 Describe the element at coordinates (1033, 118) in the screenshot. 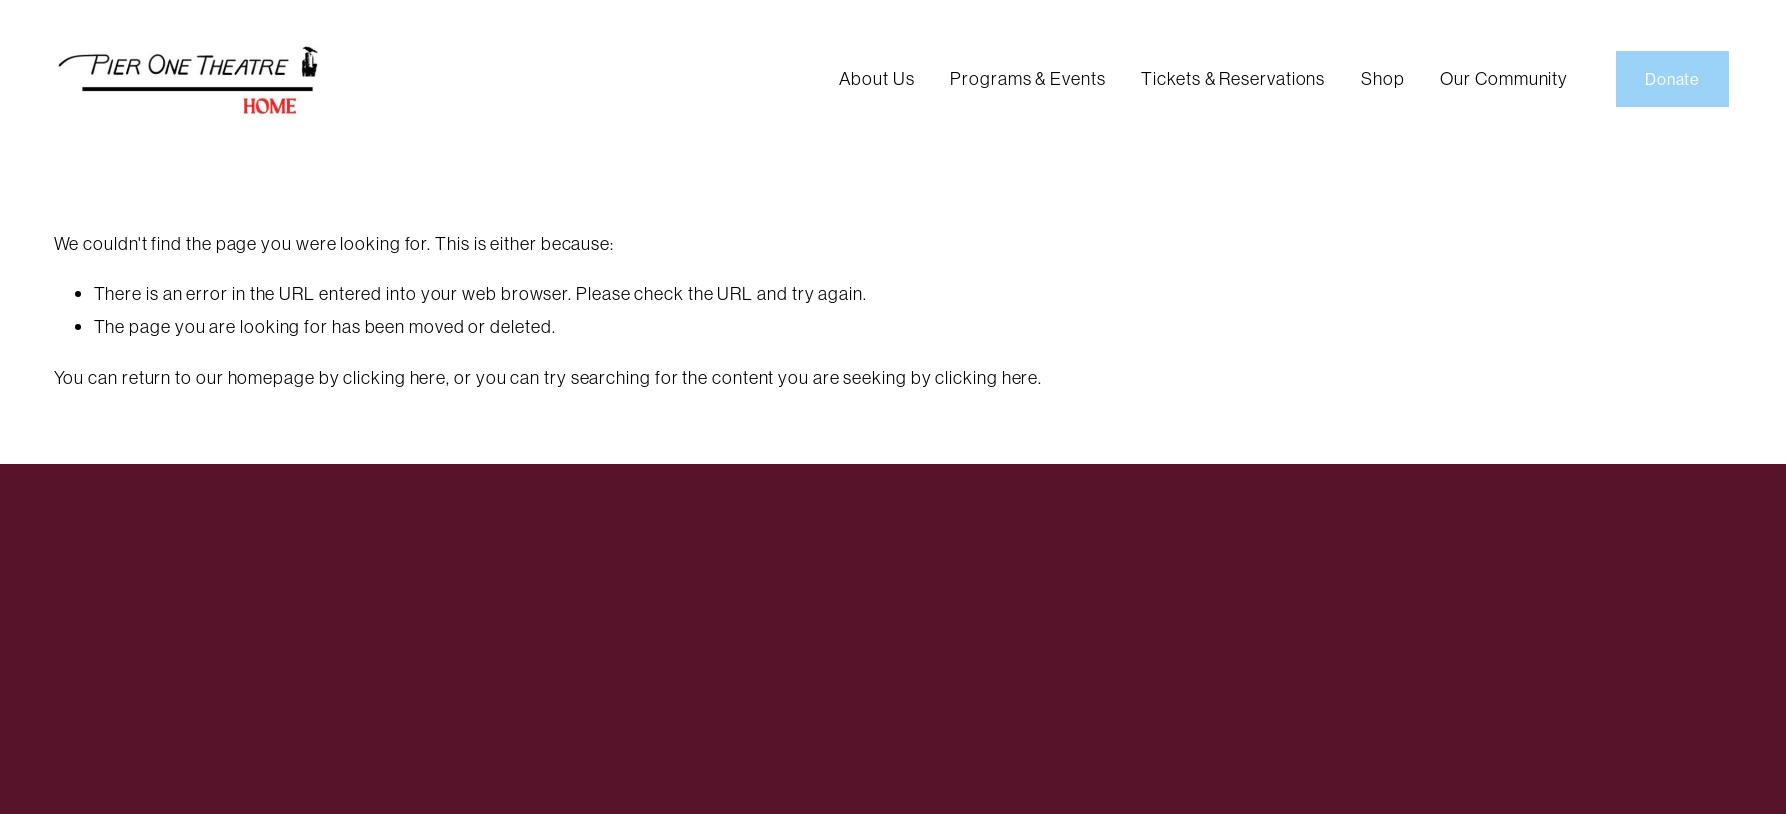

I see `'Upcoming Events'` at that location.